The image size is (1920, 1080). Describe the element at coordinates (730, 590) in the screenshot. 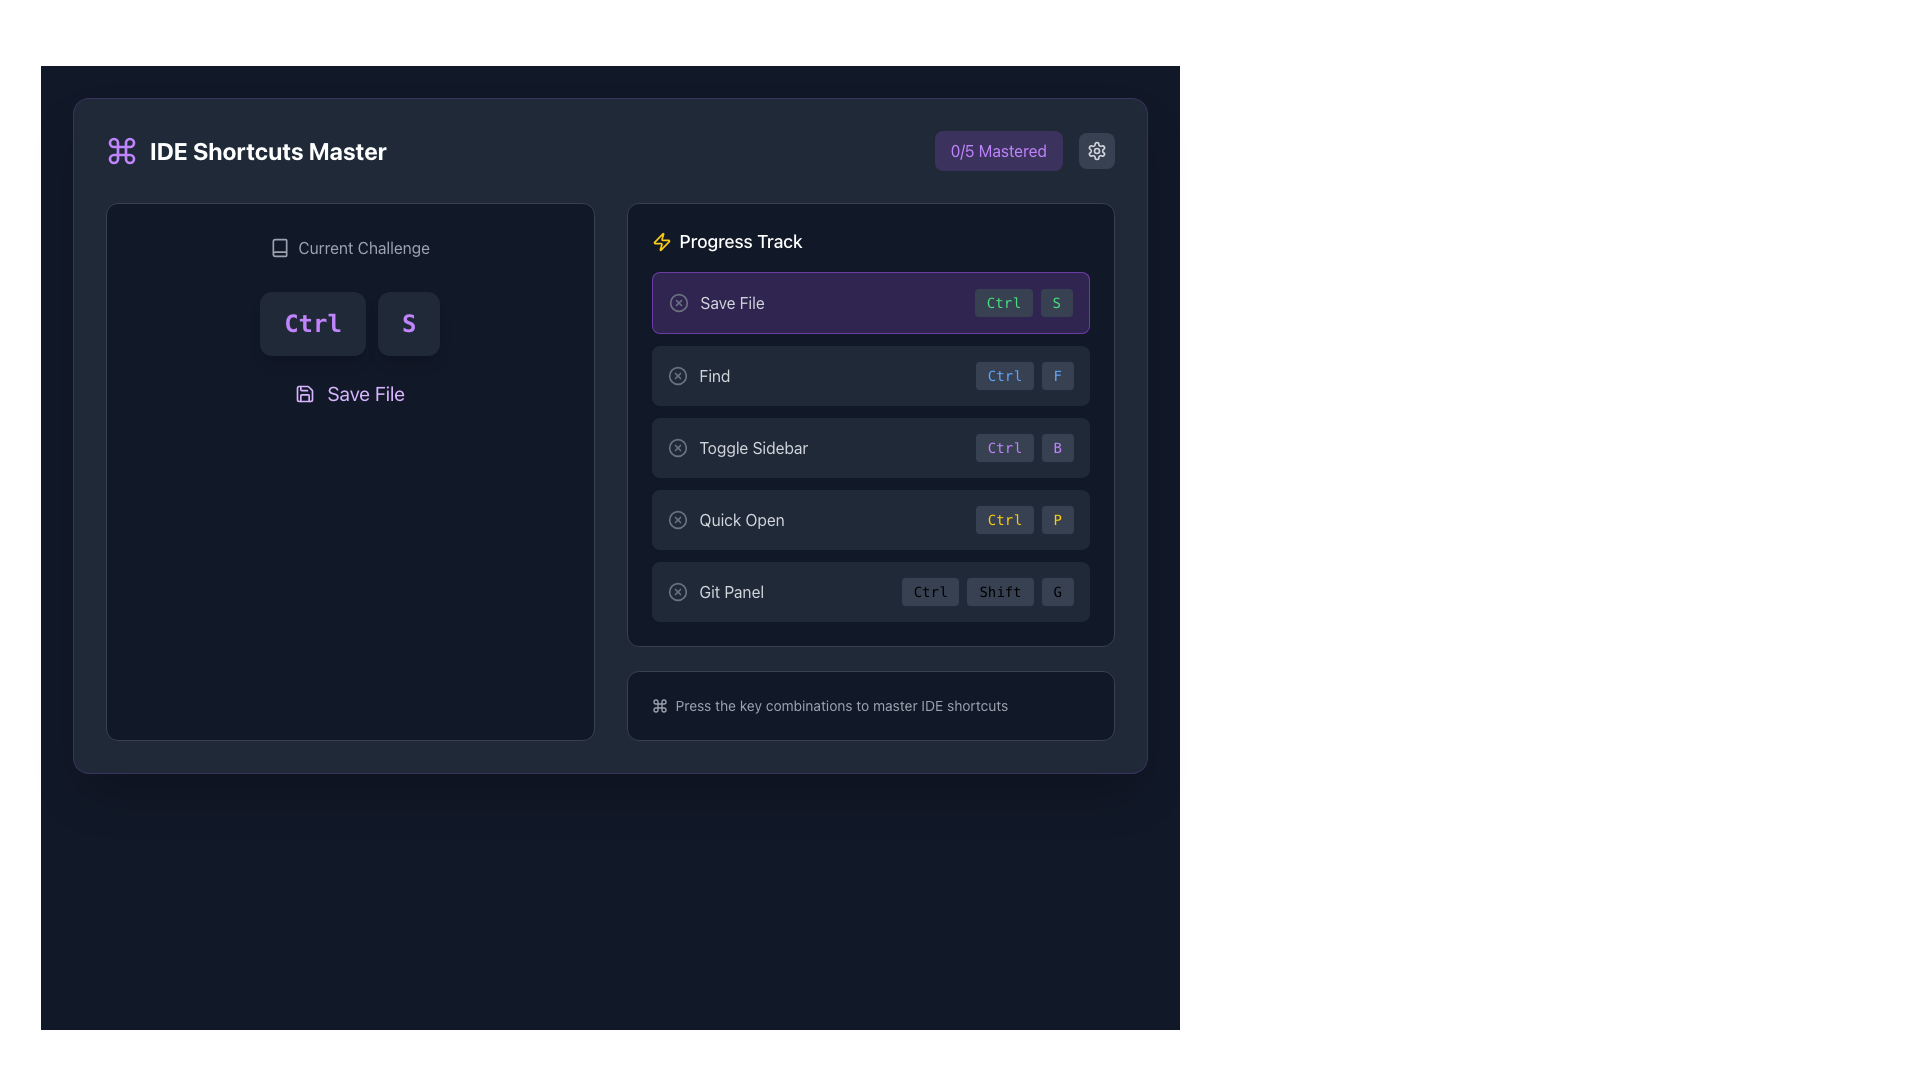

I see `the 'Git Panel' text label element, which is styled in gray and located in the 'Progress Track' section adjacent to a gray circular icon with a cross mark` at that location.